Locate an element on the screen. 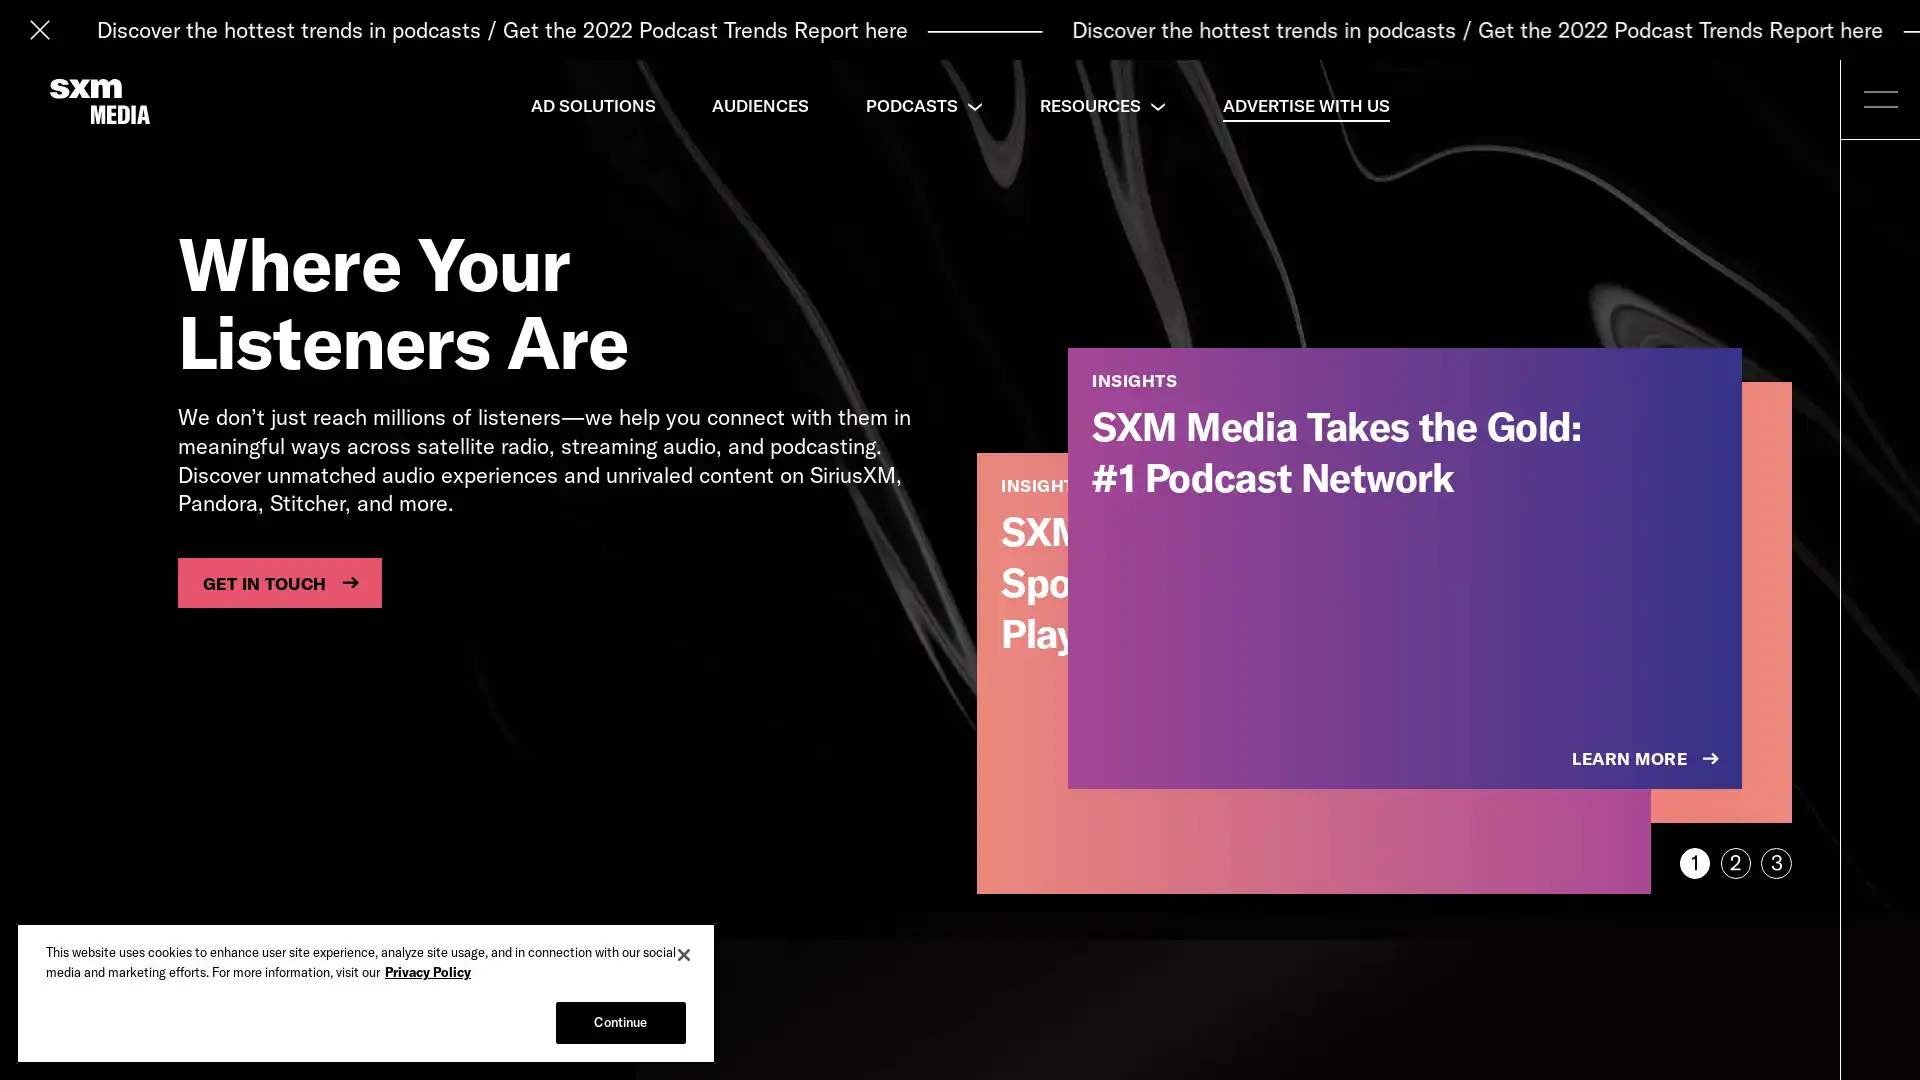 The width and height of the screenshot is (1920, 1080). GET IN TOUCH is located at coordinates (278, 582).